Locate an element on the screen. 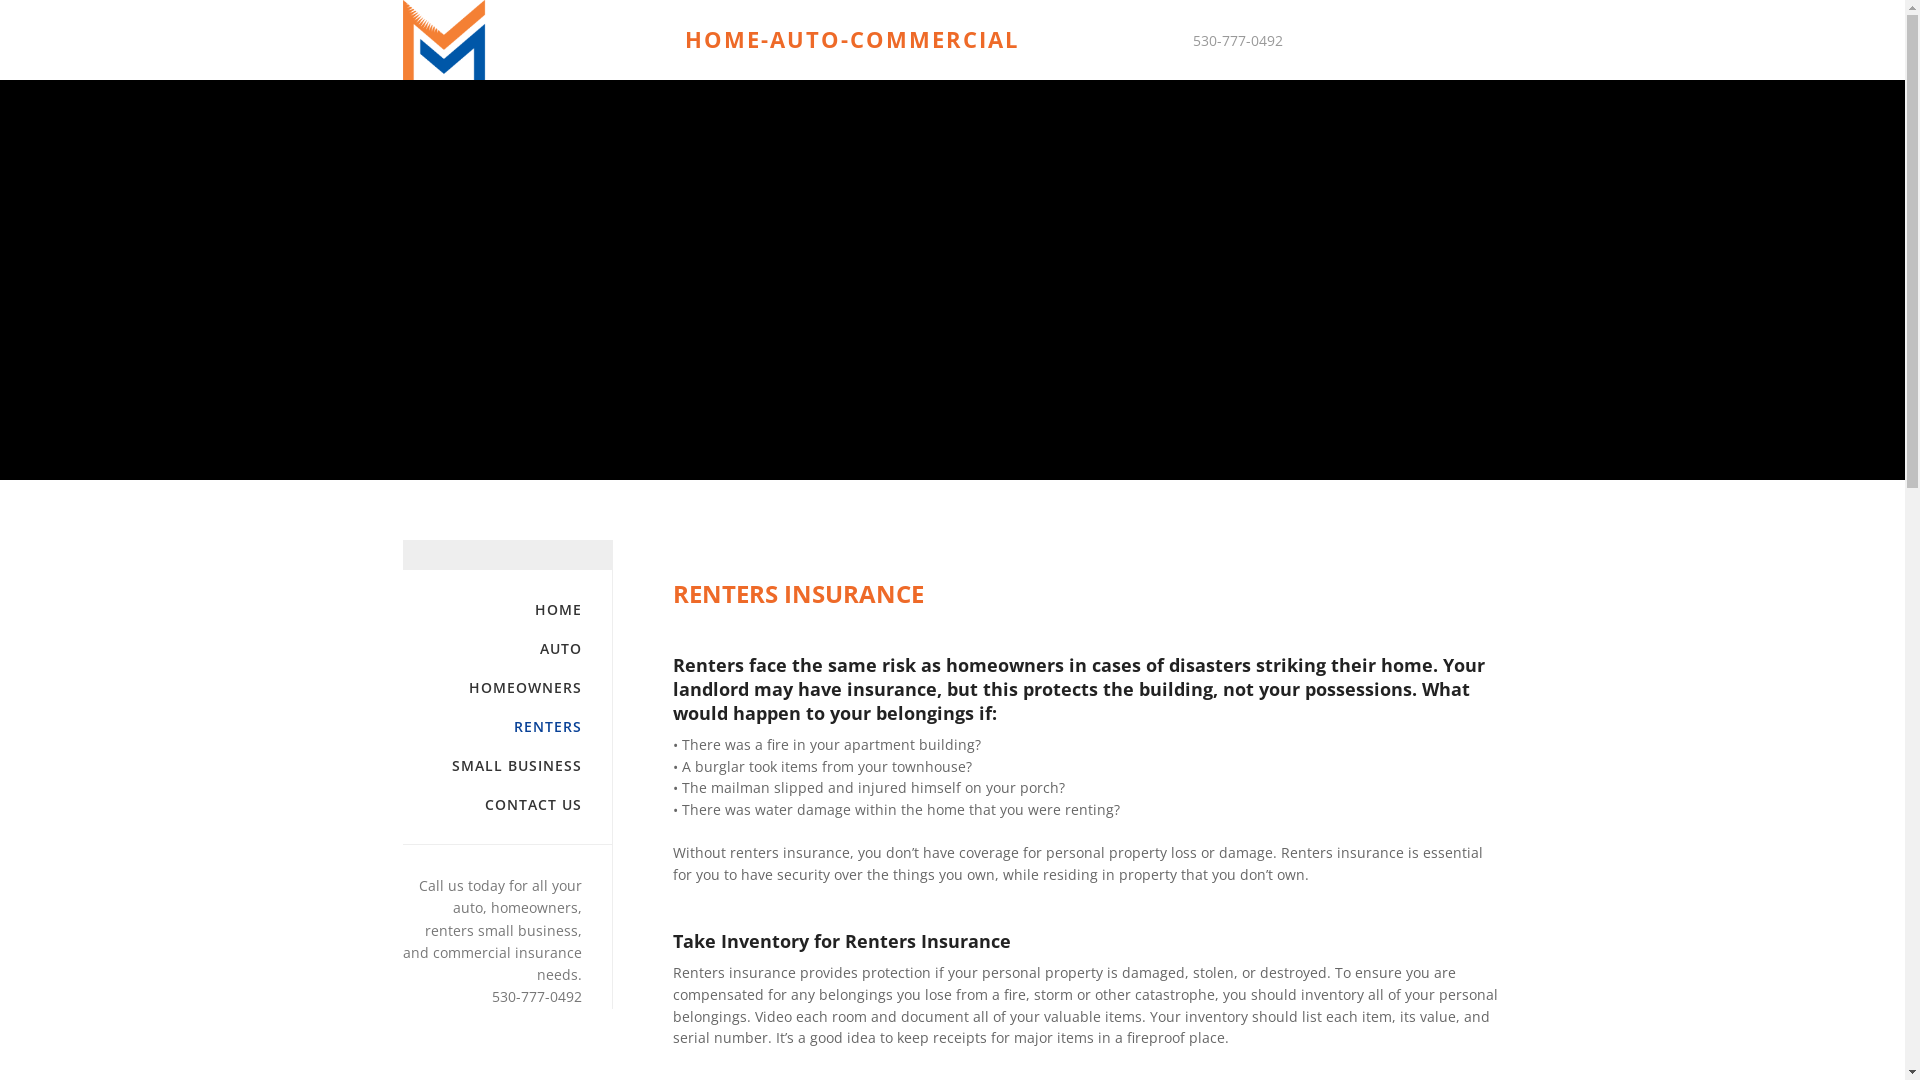  'HOMEOWNERS' is located at coordinates (491, 686).